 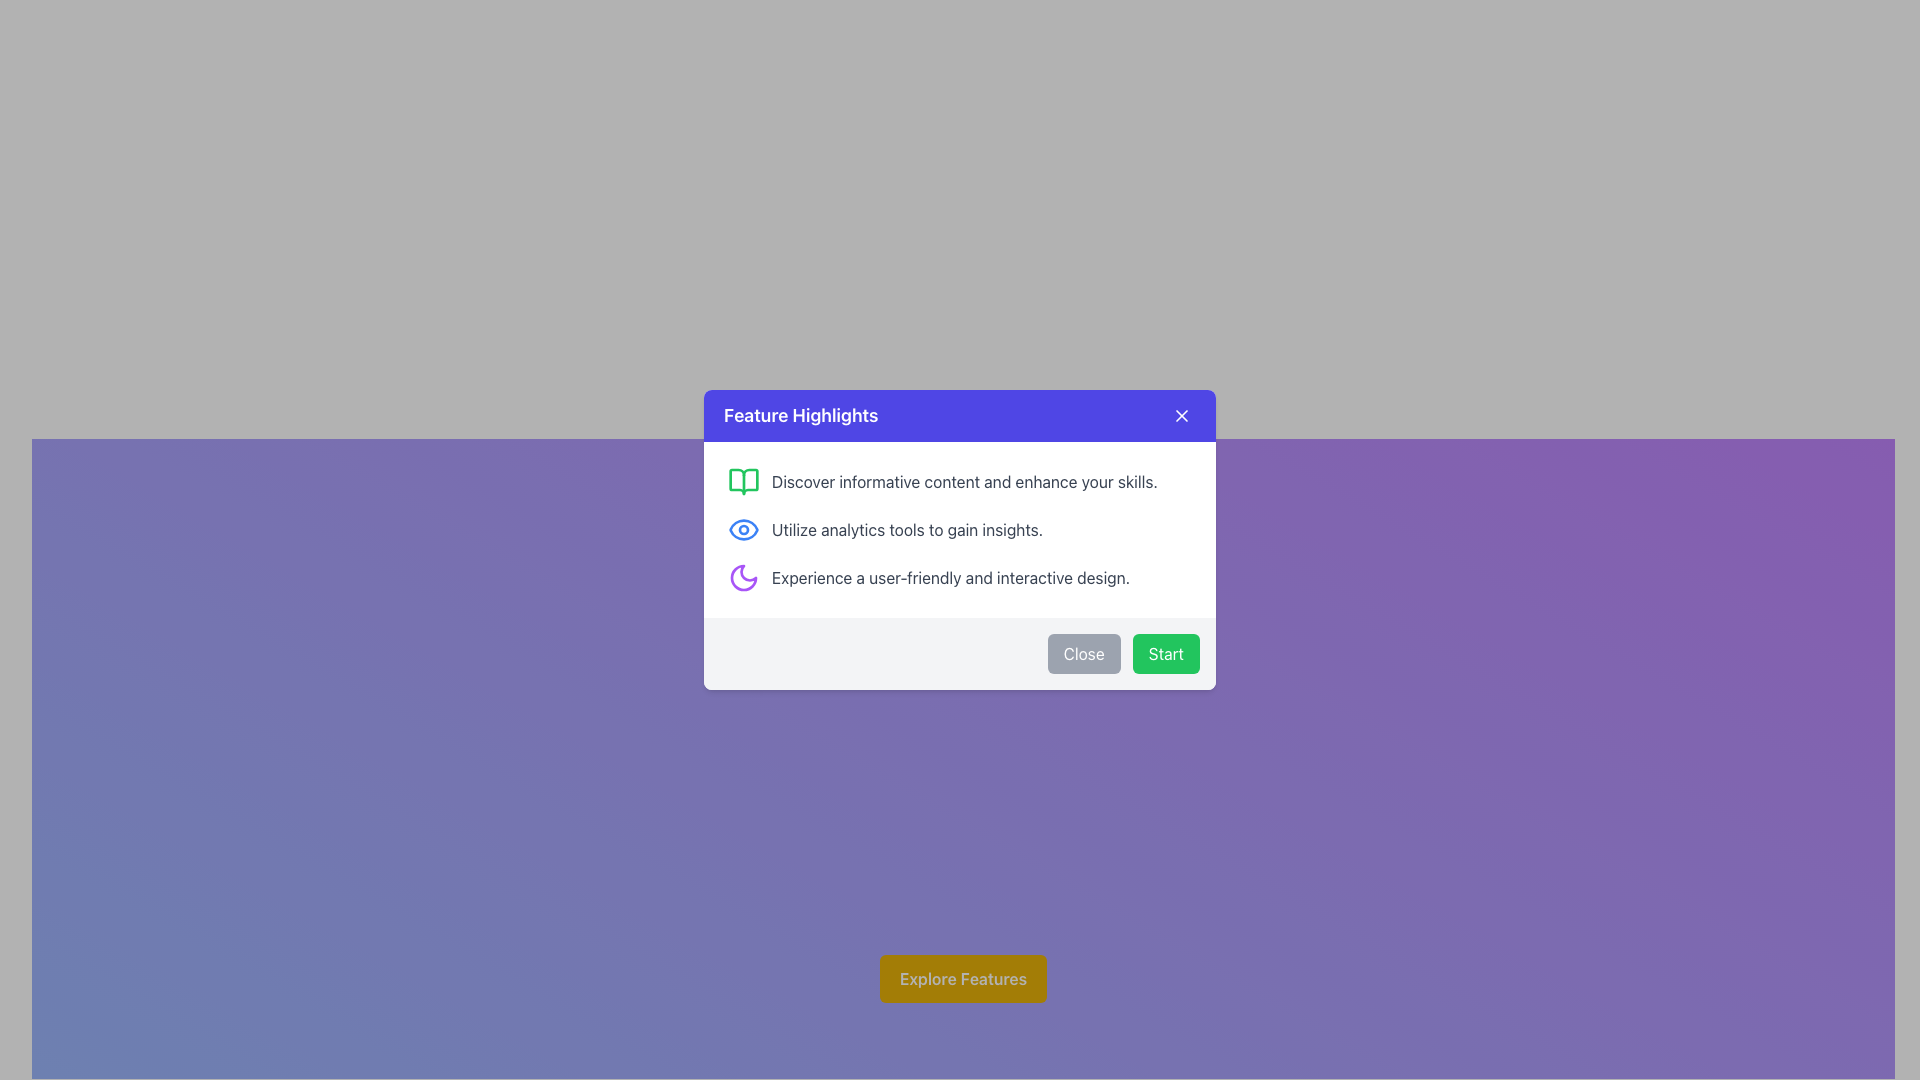 I want to click on the Label with a blue eye icon and the text 'Utilize analytics tools to gain insights.' which is the second item in a vertically stacked list of three similar elements, so click(x=960, y=528).